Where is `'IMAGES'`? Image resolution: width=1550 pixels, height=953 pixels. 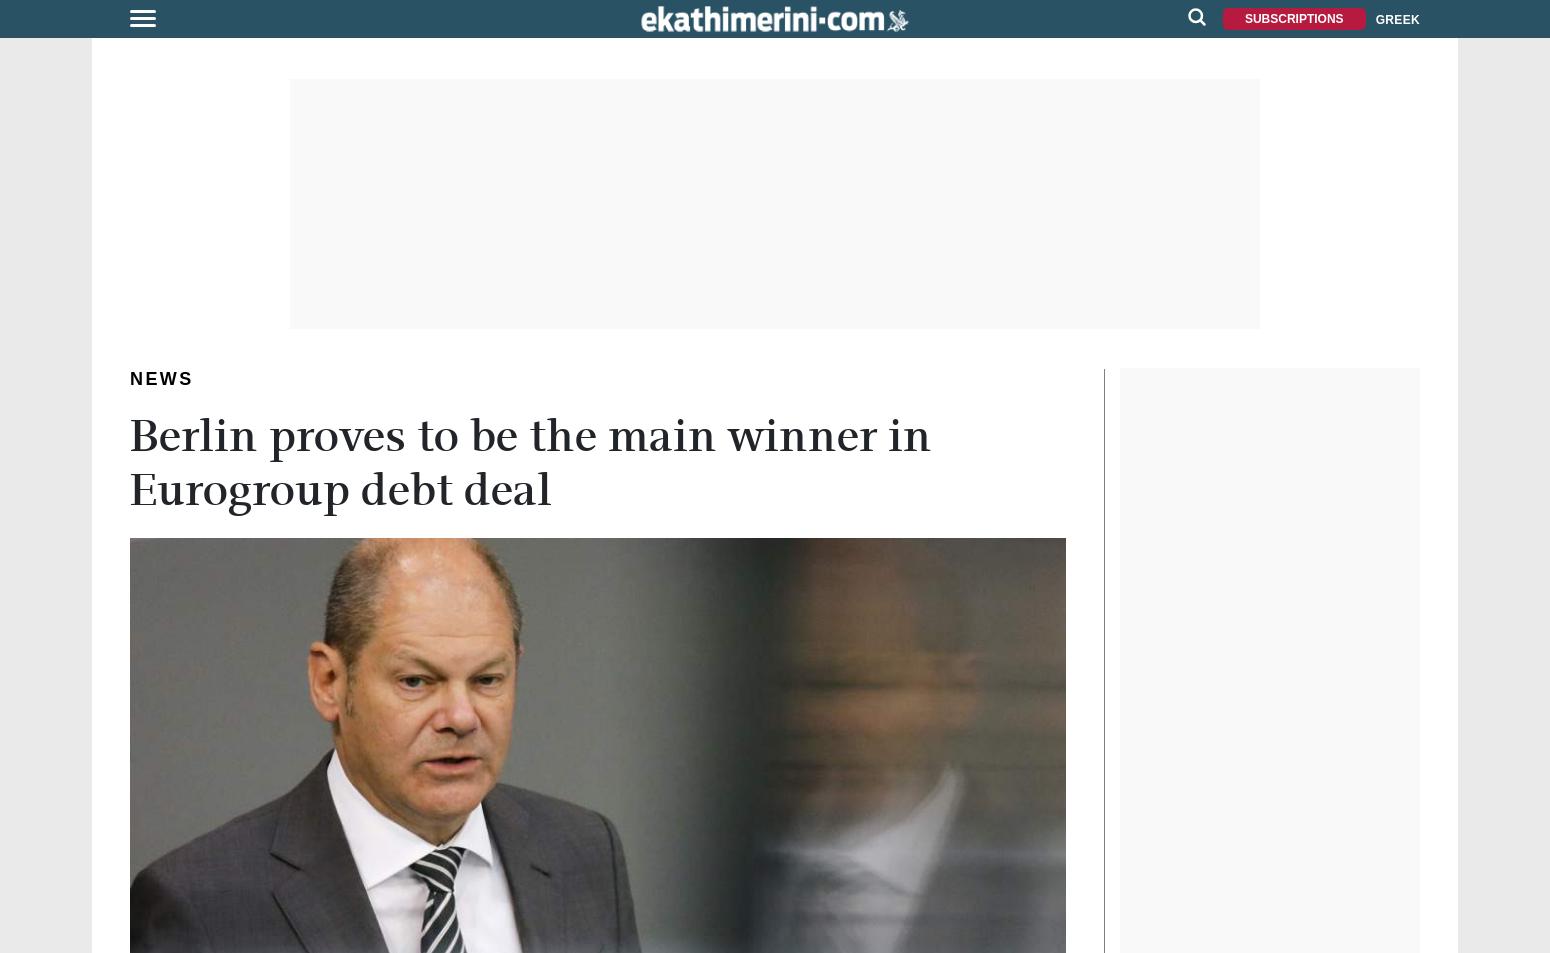
'IMAGES' is located at coordinates (39, 480).